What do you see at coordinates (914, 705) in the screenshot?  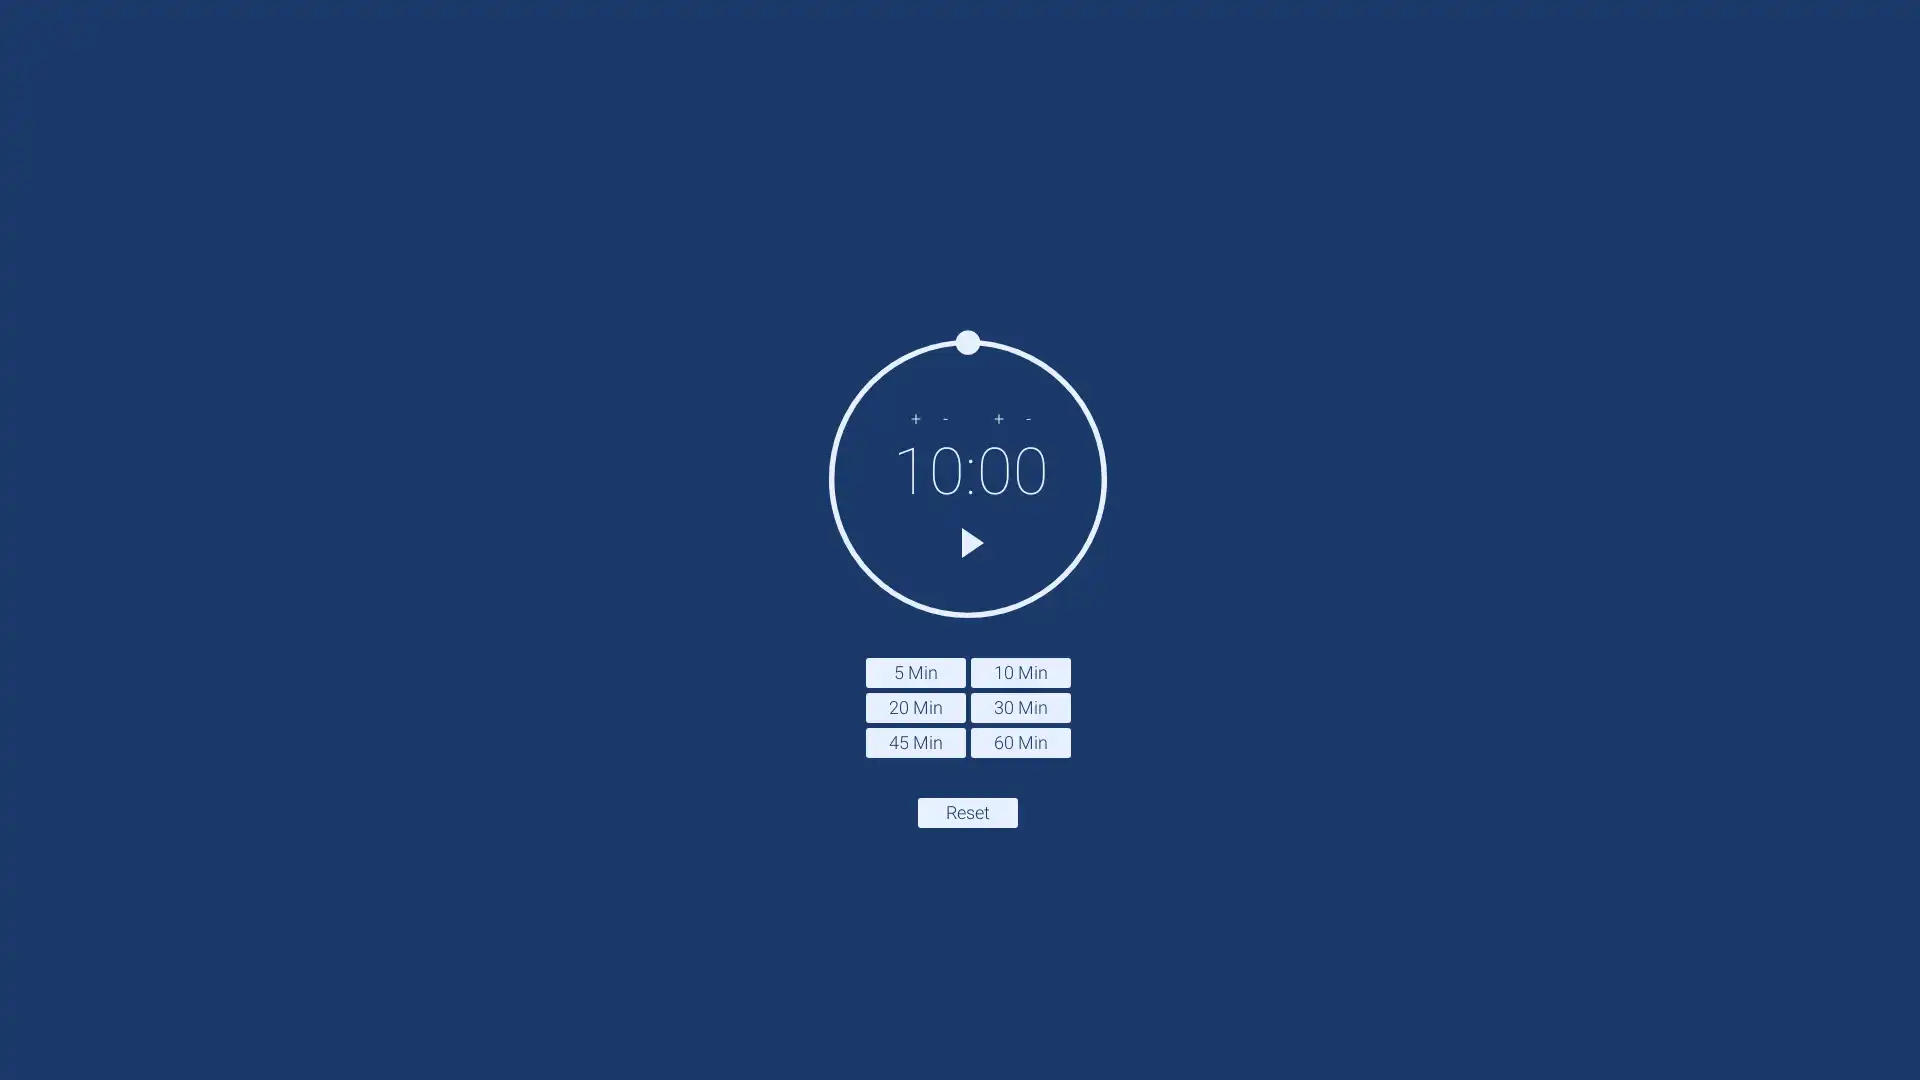 I see `20 Min` at bounding box center [914, 705].